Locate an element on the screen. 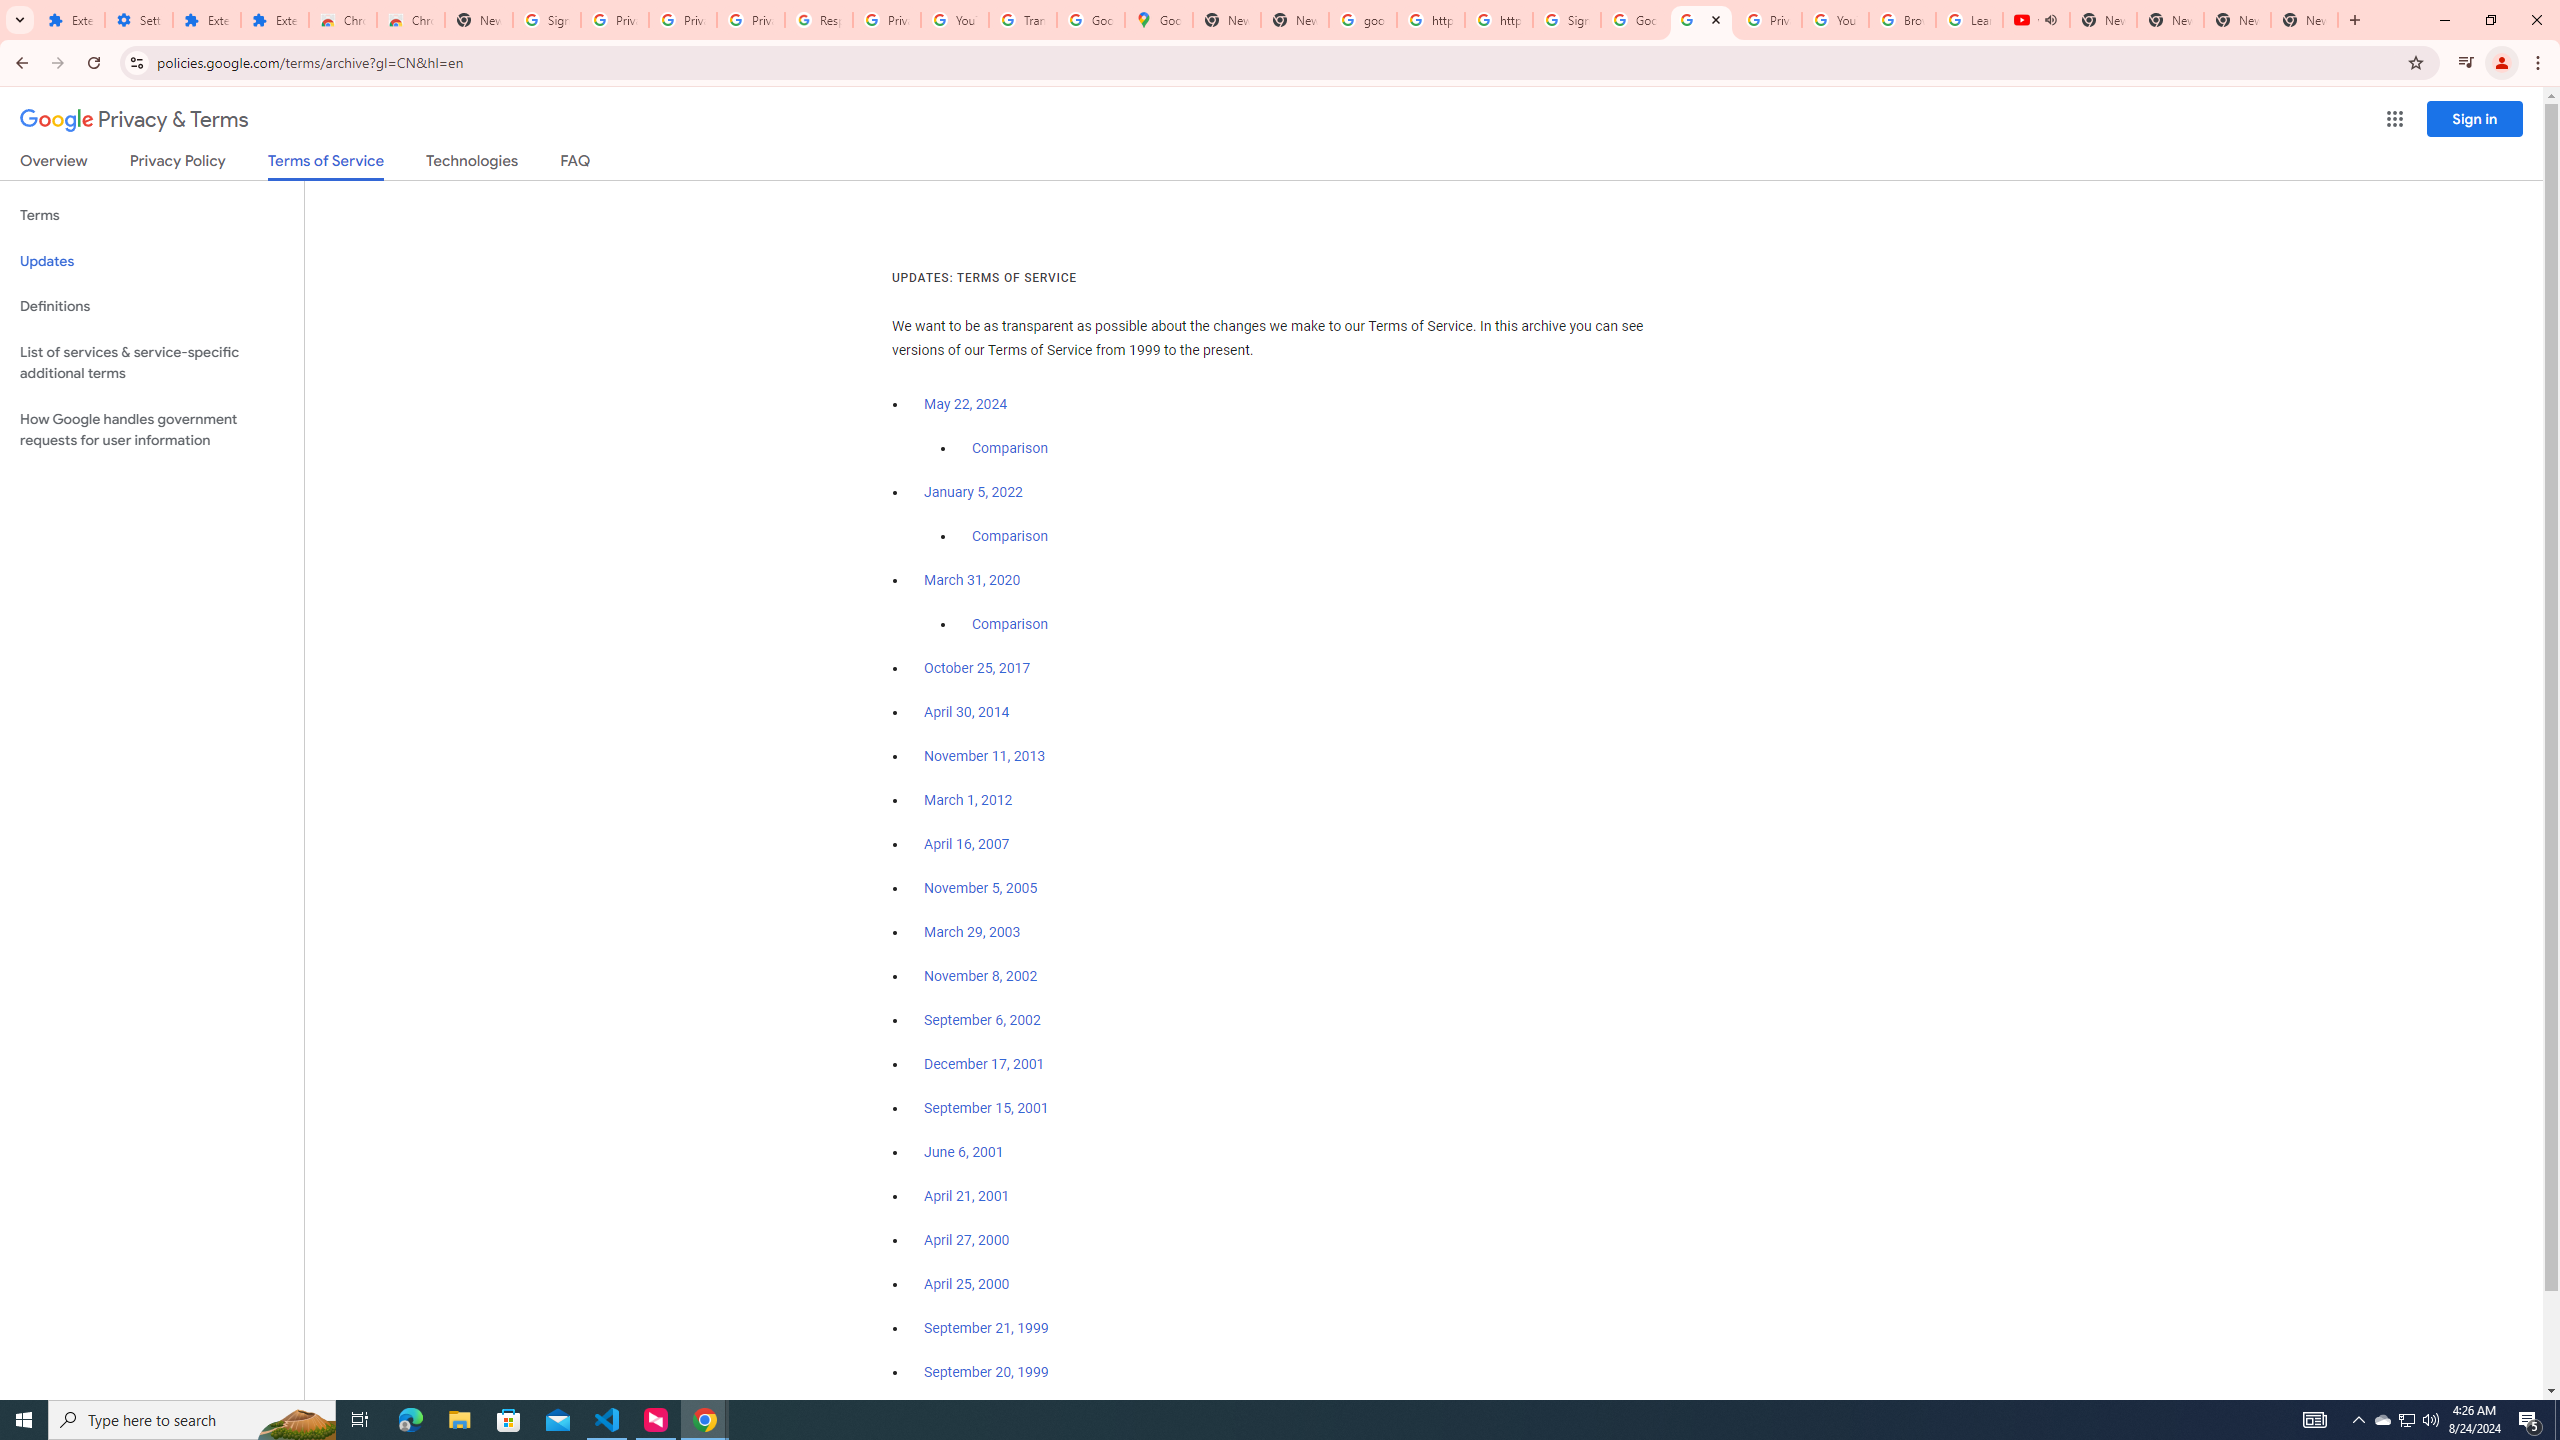 The height and width of the screenshot is (1440, 2560). 'https://scholar.google.com/' is located at coordinates (1430, 19).